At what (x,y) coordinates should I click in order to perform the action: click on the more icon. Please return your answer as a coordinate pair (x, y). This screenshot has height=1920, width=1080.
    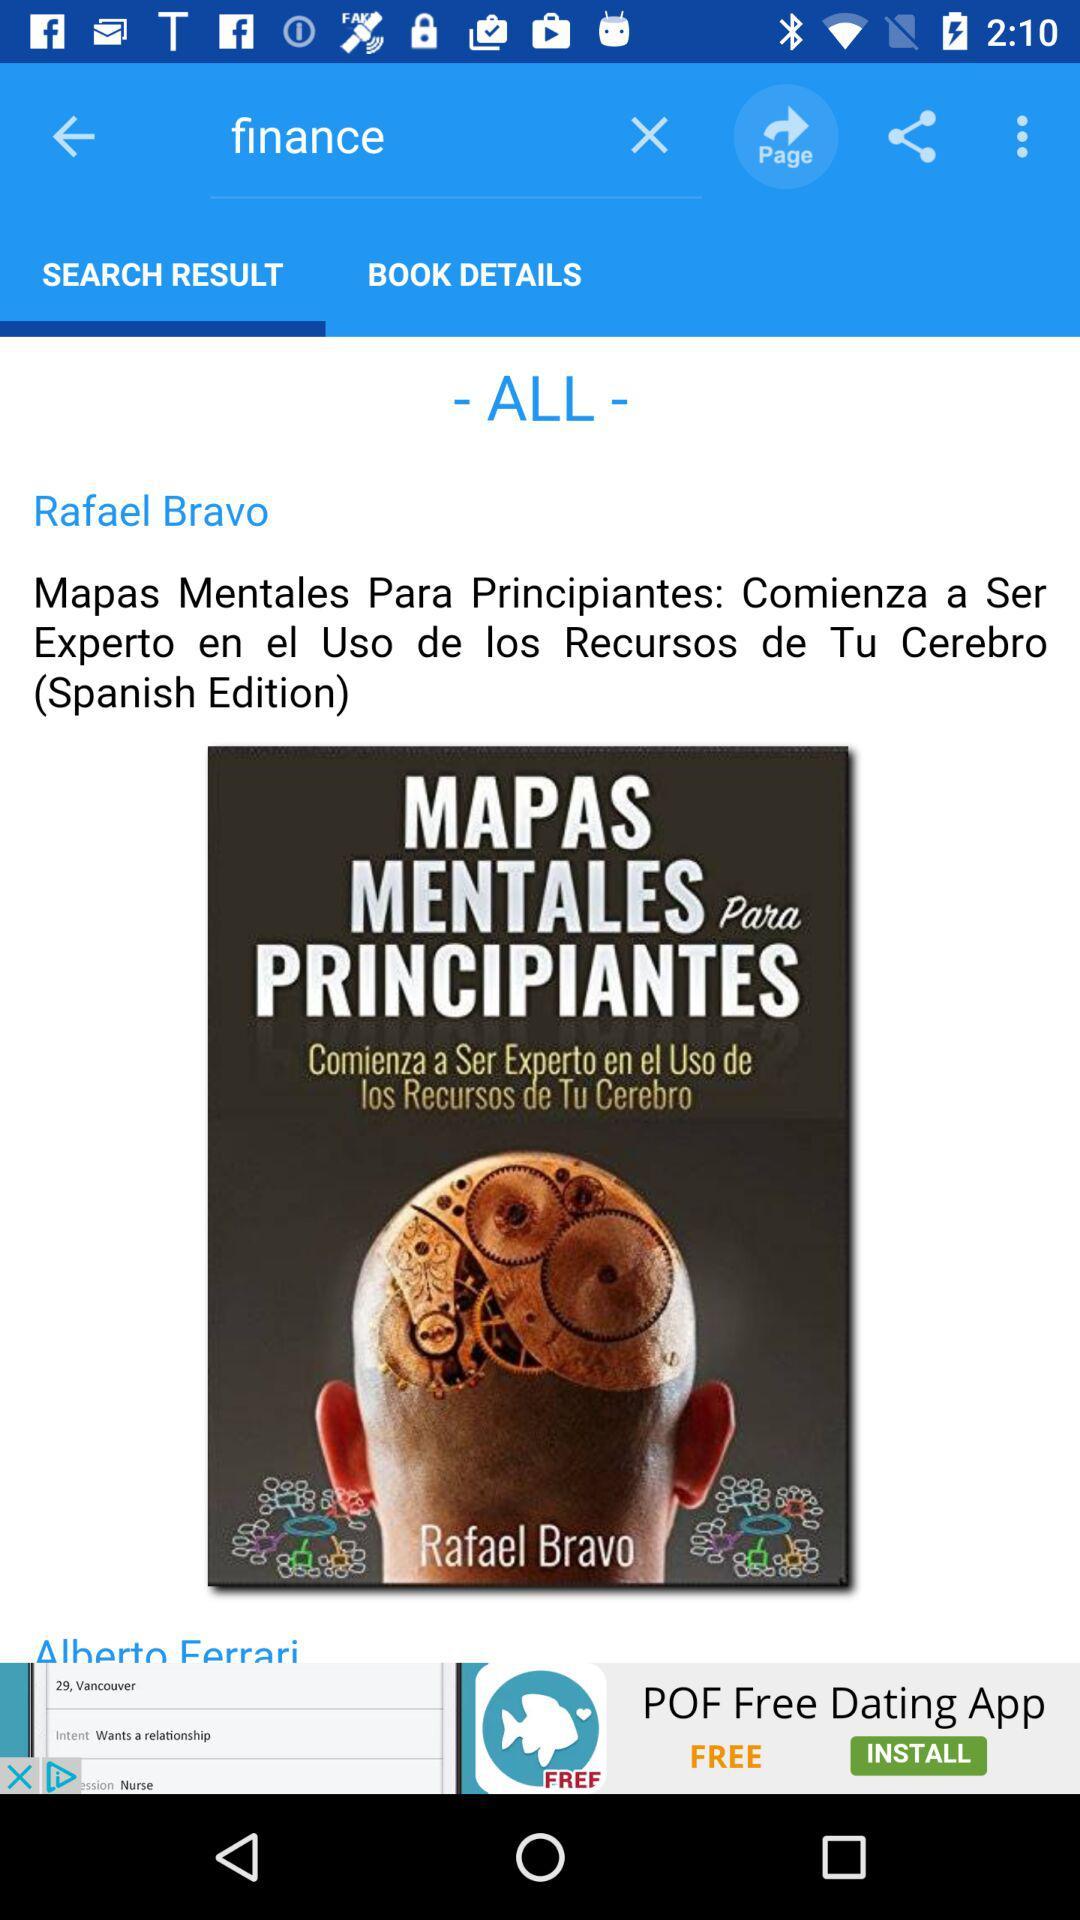
    Looking at the image, I should click on (1027, 135).